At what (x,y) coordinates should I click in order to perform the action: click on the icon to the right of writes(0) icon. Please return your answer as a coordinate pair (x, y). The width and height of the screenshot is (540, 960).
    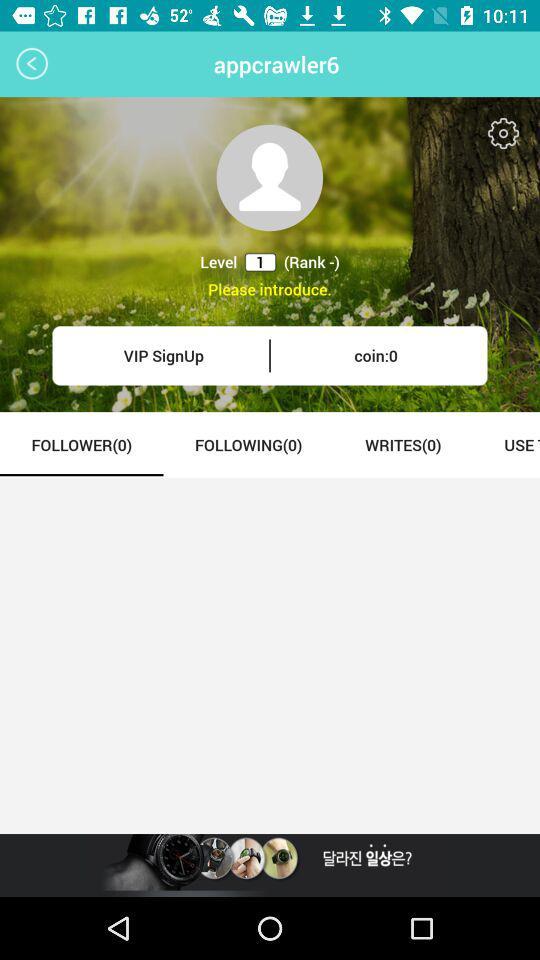
    Looking at the image, I should click on (505, 444).